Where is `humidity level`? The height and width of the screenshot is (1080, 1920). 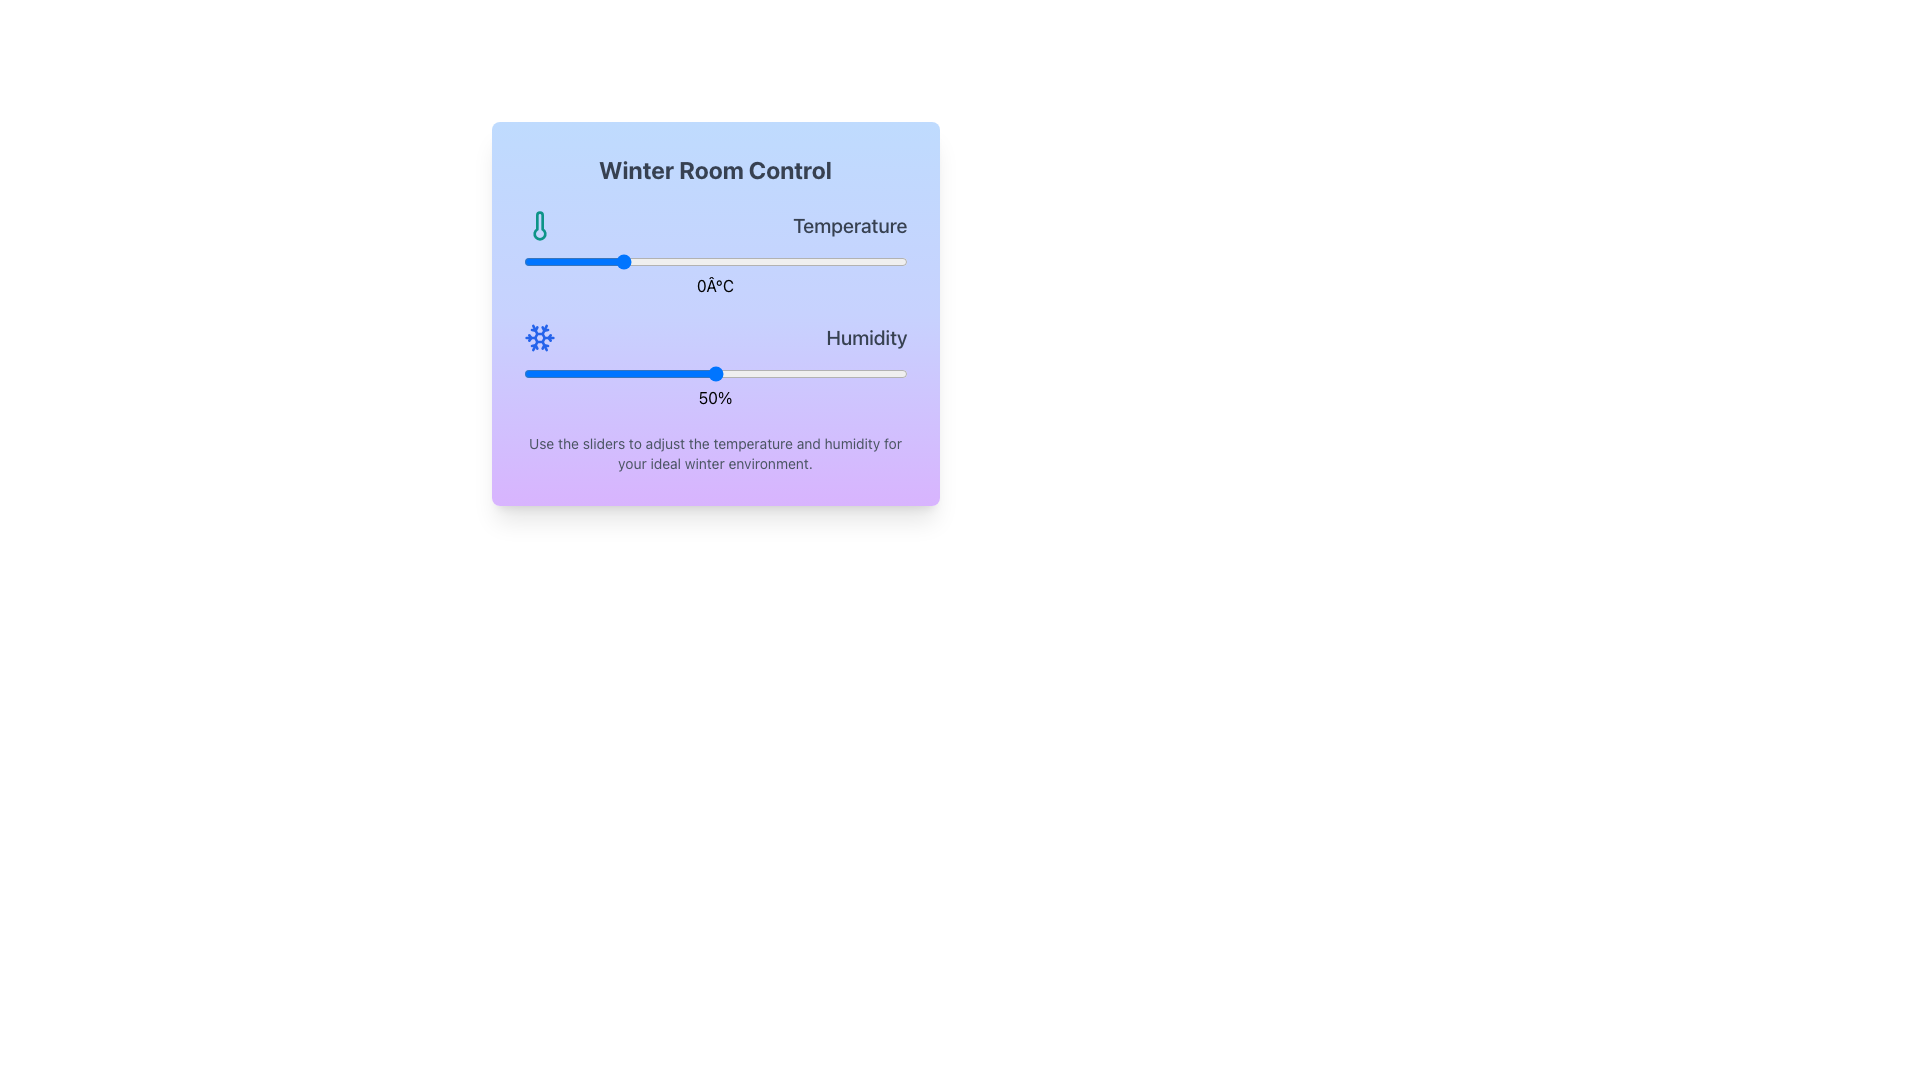 humidity level is located at coordinates (745, 374).